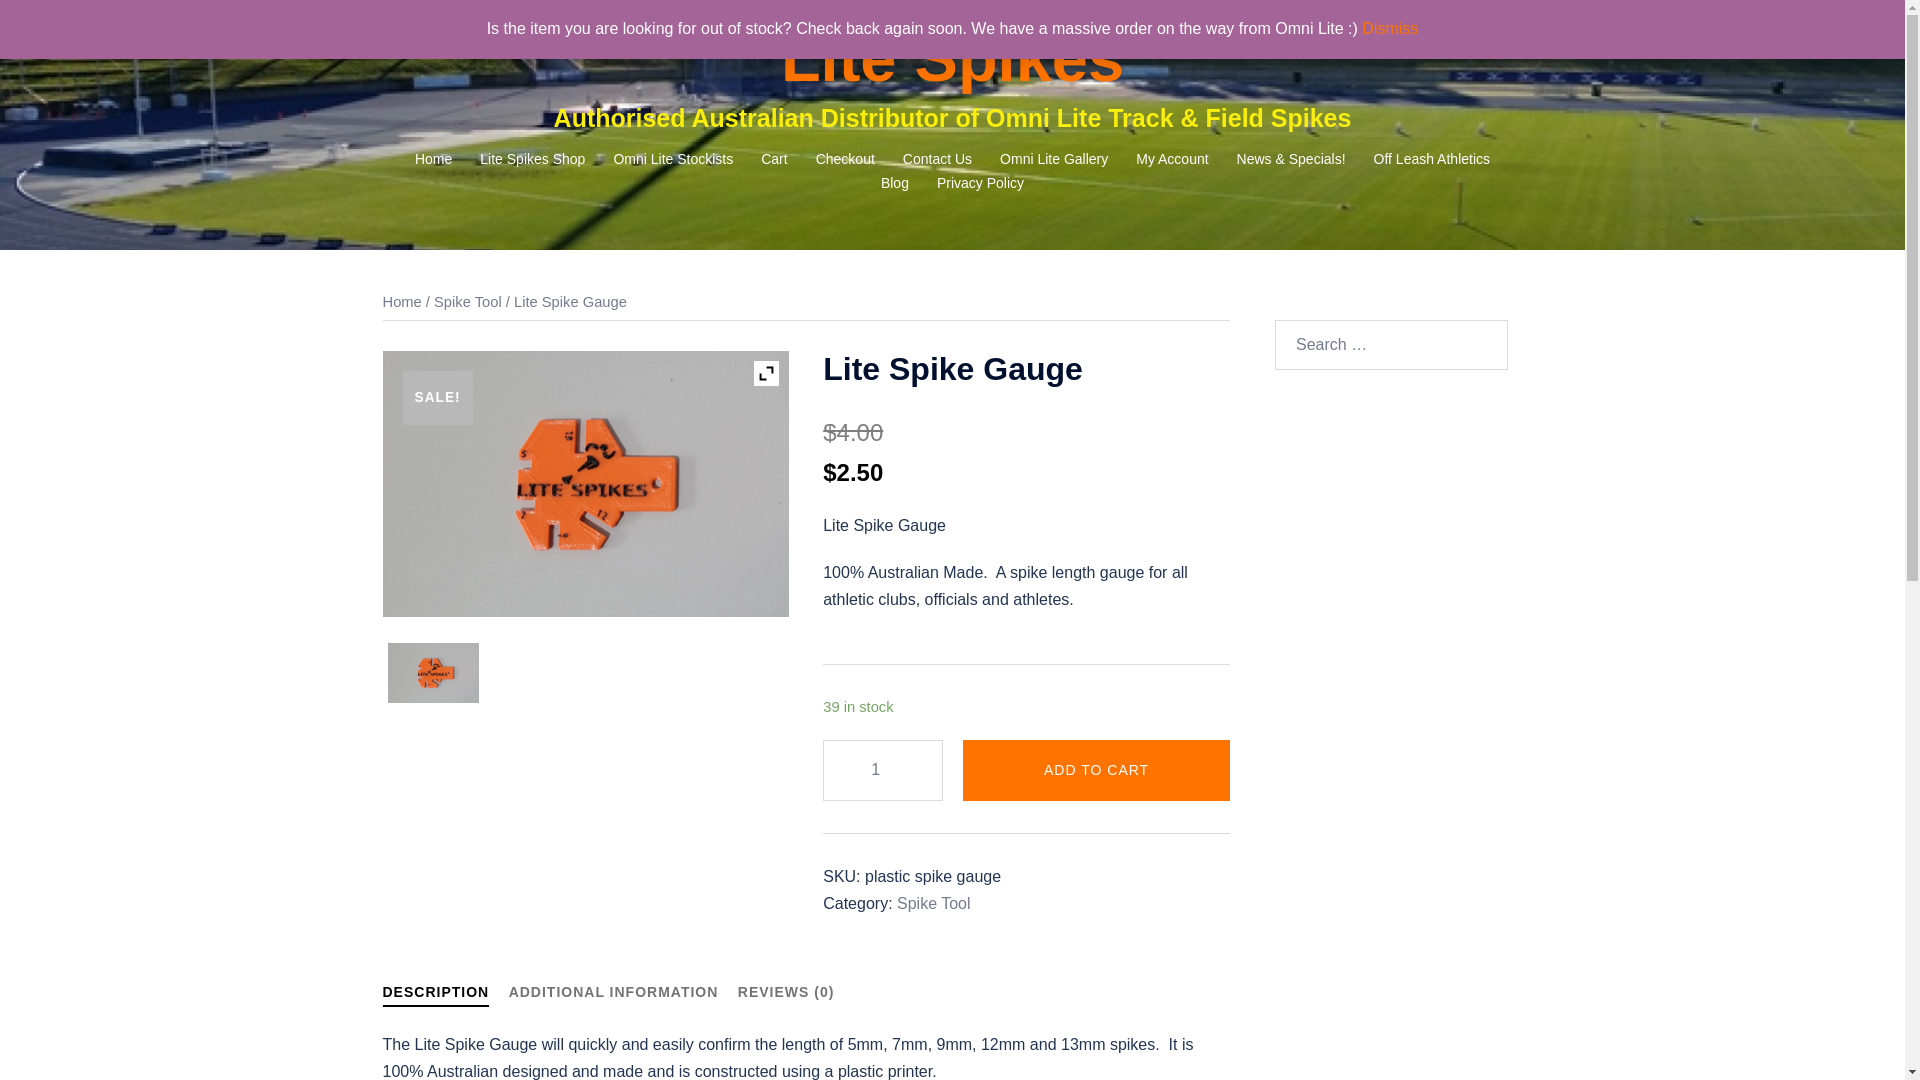 The height and width of the screenshot is (1080, 1920). Describe the element at coordinates (400, 301) in the screenshot. I see `'Home'` at that location.